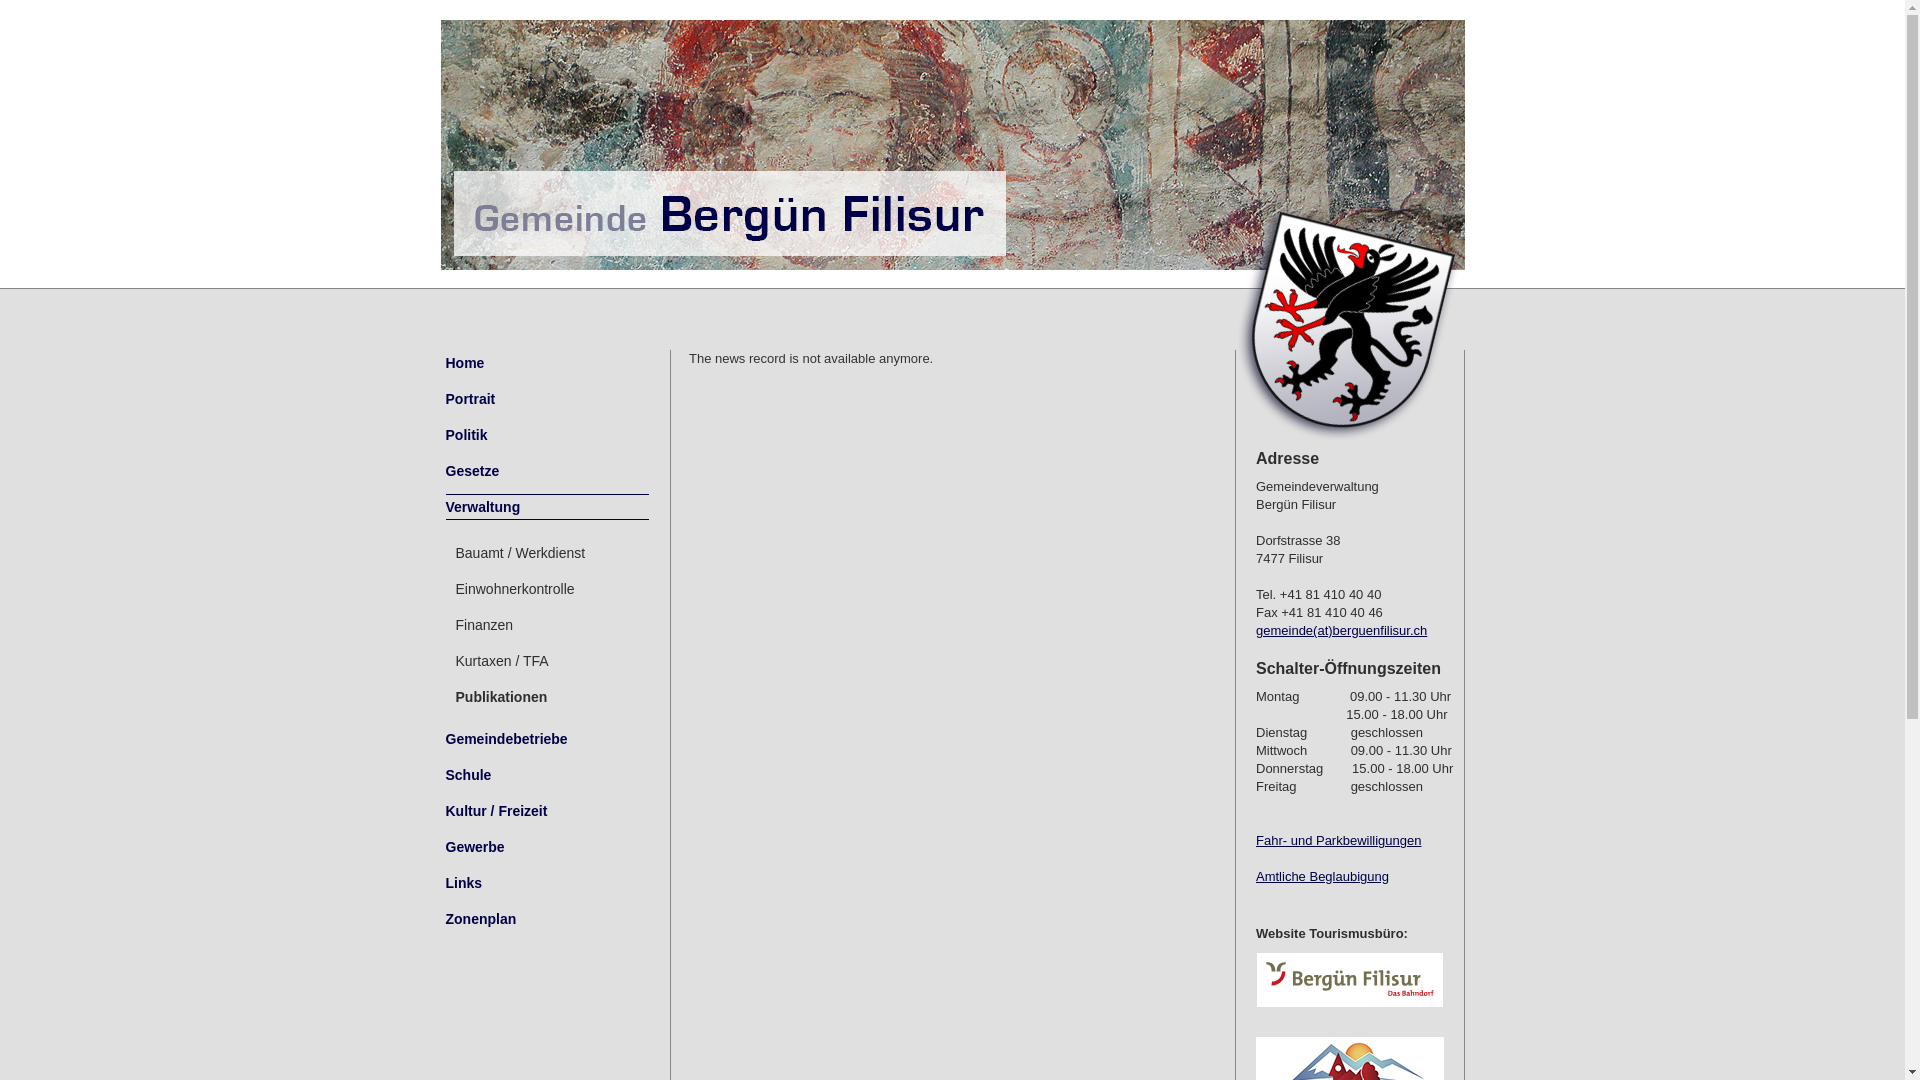 The width and height of the screenshot is (1920, 1080). Describe the element at coordinates (547, 505) in the screenshot. I see `'Verwaltung'` at that location.